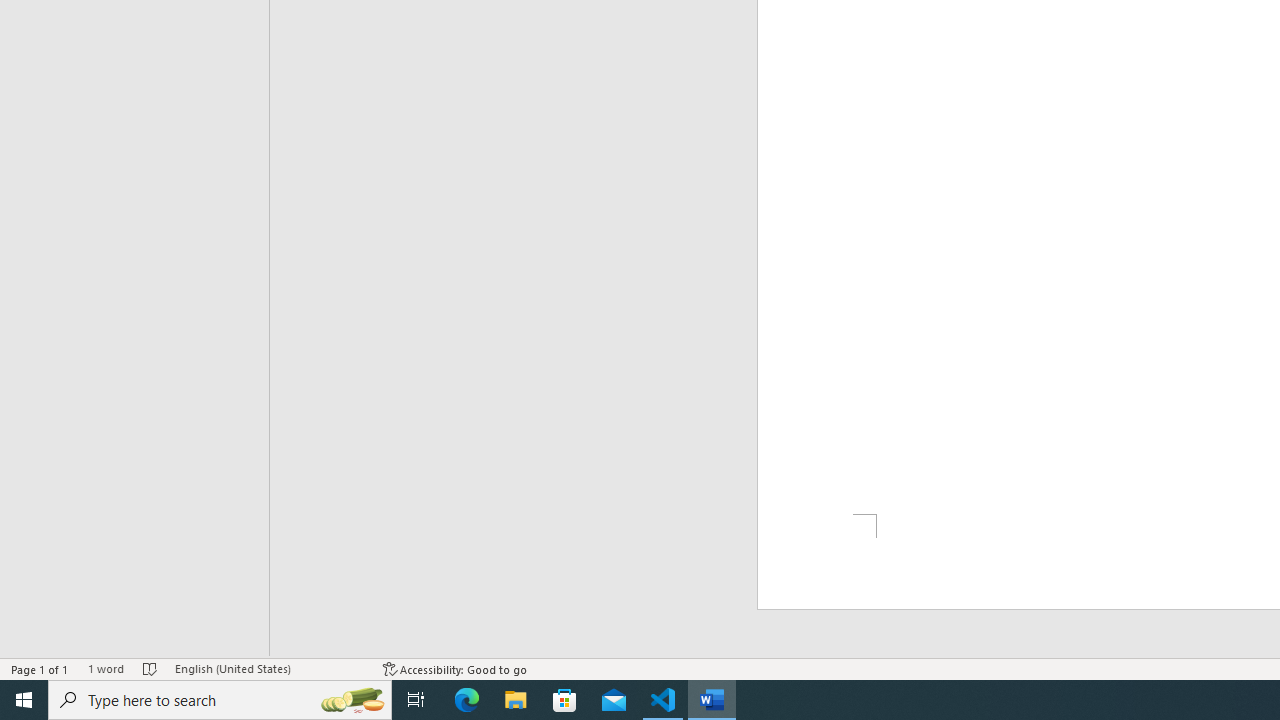  Describe the element at coordinates (268, 669) in the screenshot. I see `'Language English (United States)'` at that location.